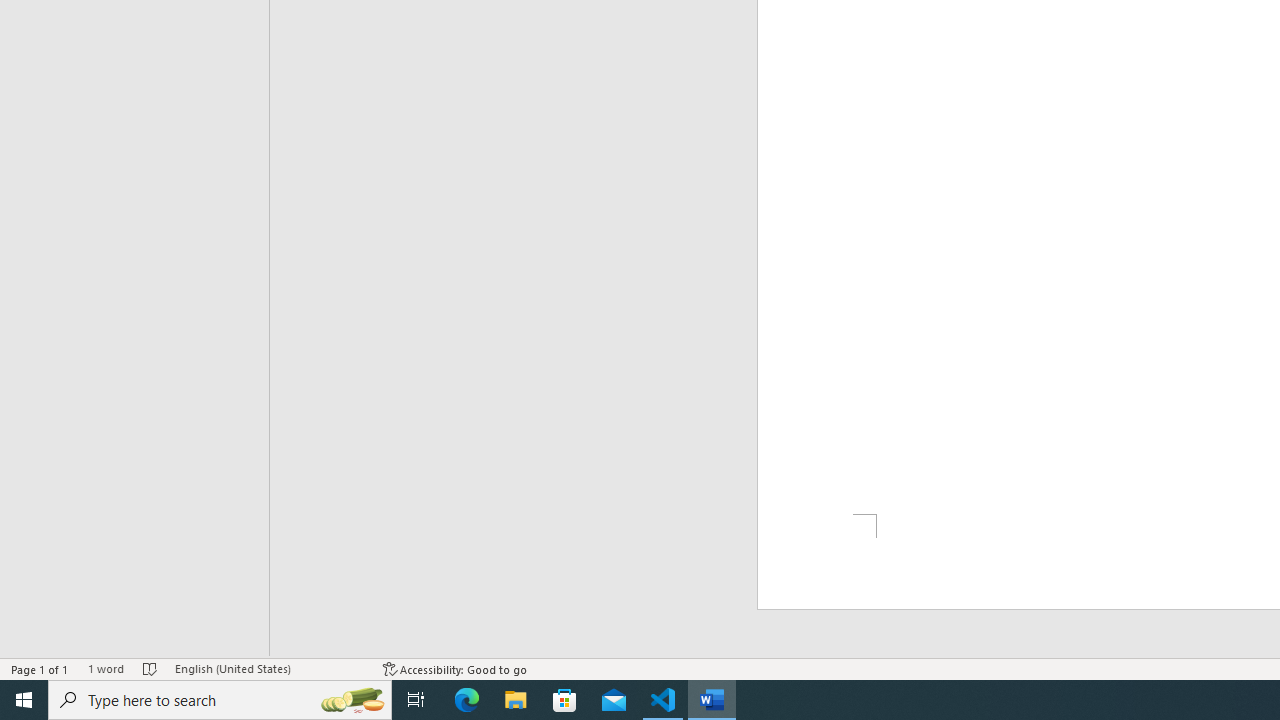  Describe the element at coordinates (268, 669) in the screenshot. I see `'Language English (United States)'` at that location.